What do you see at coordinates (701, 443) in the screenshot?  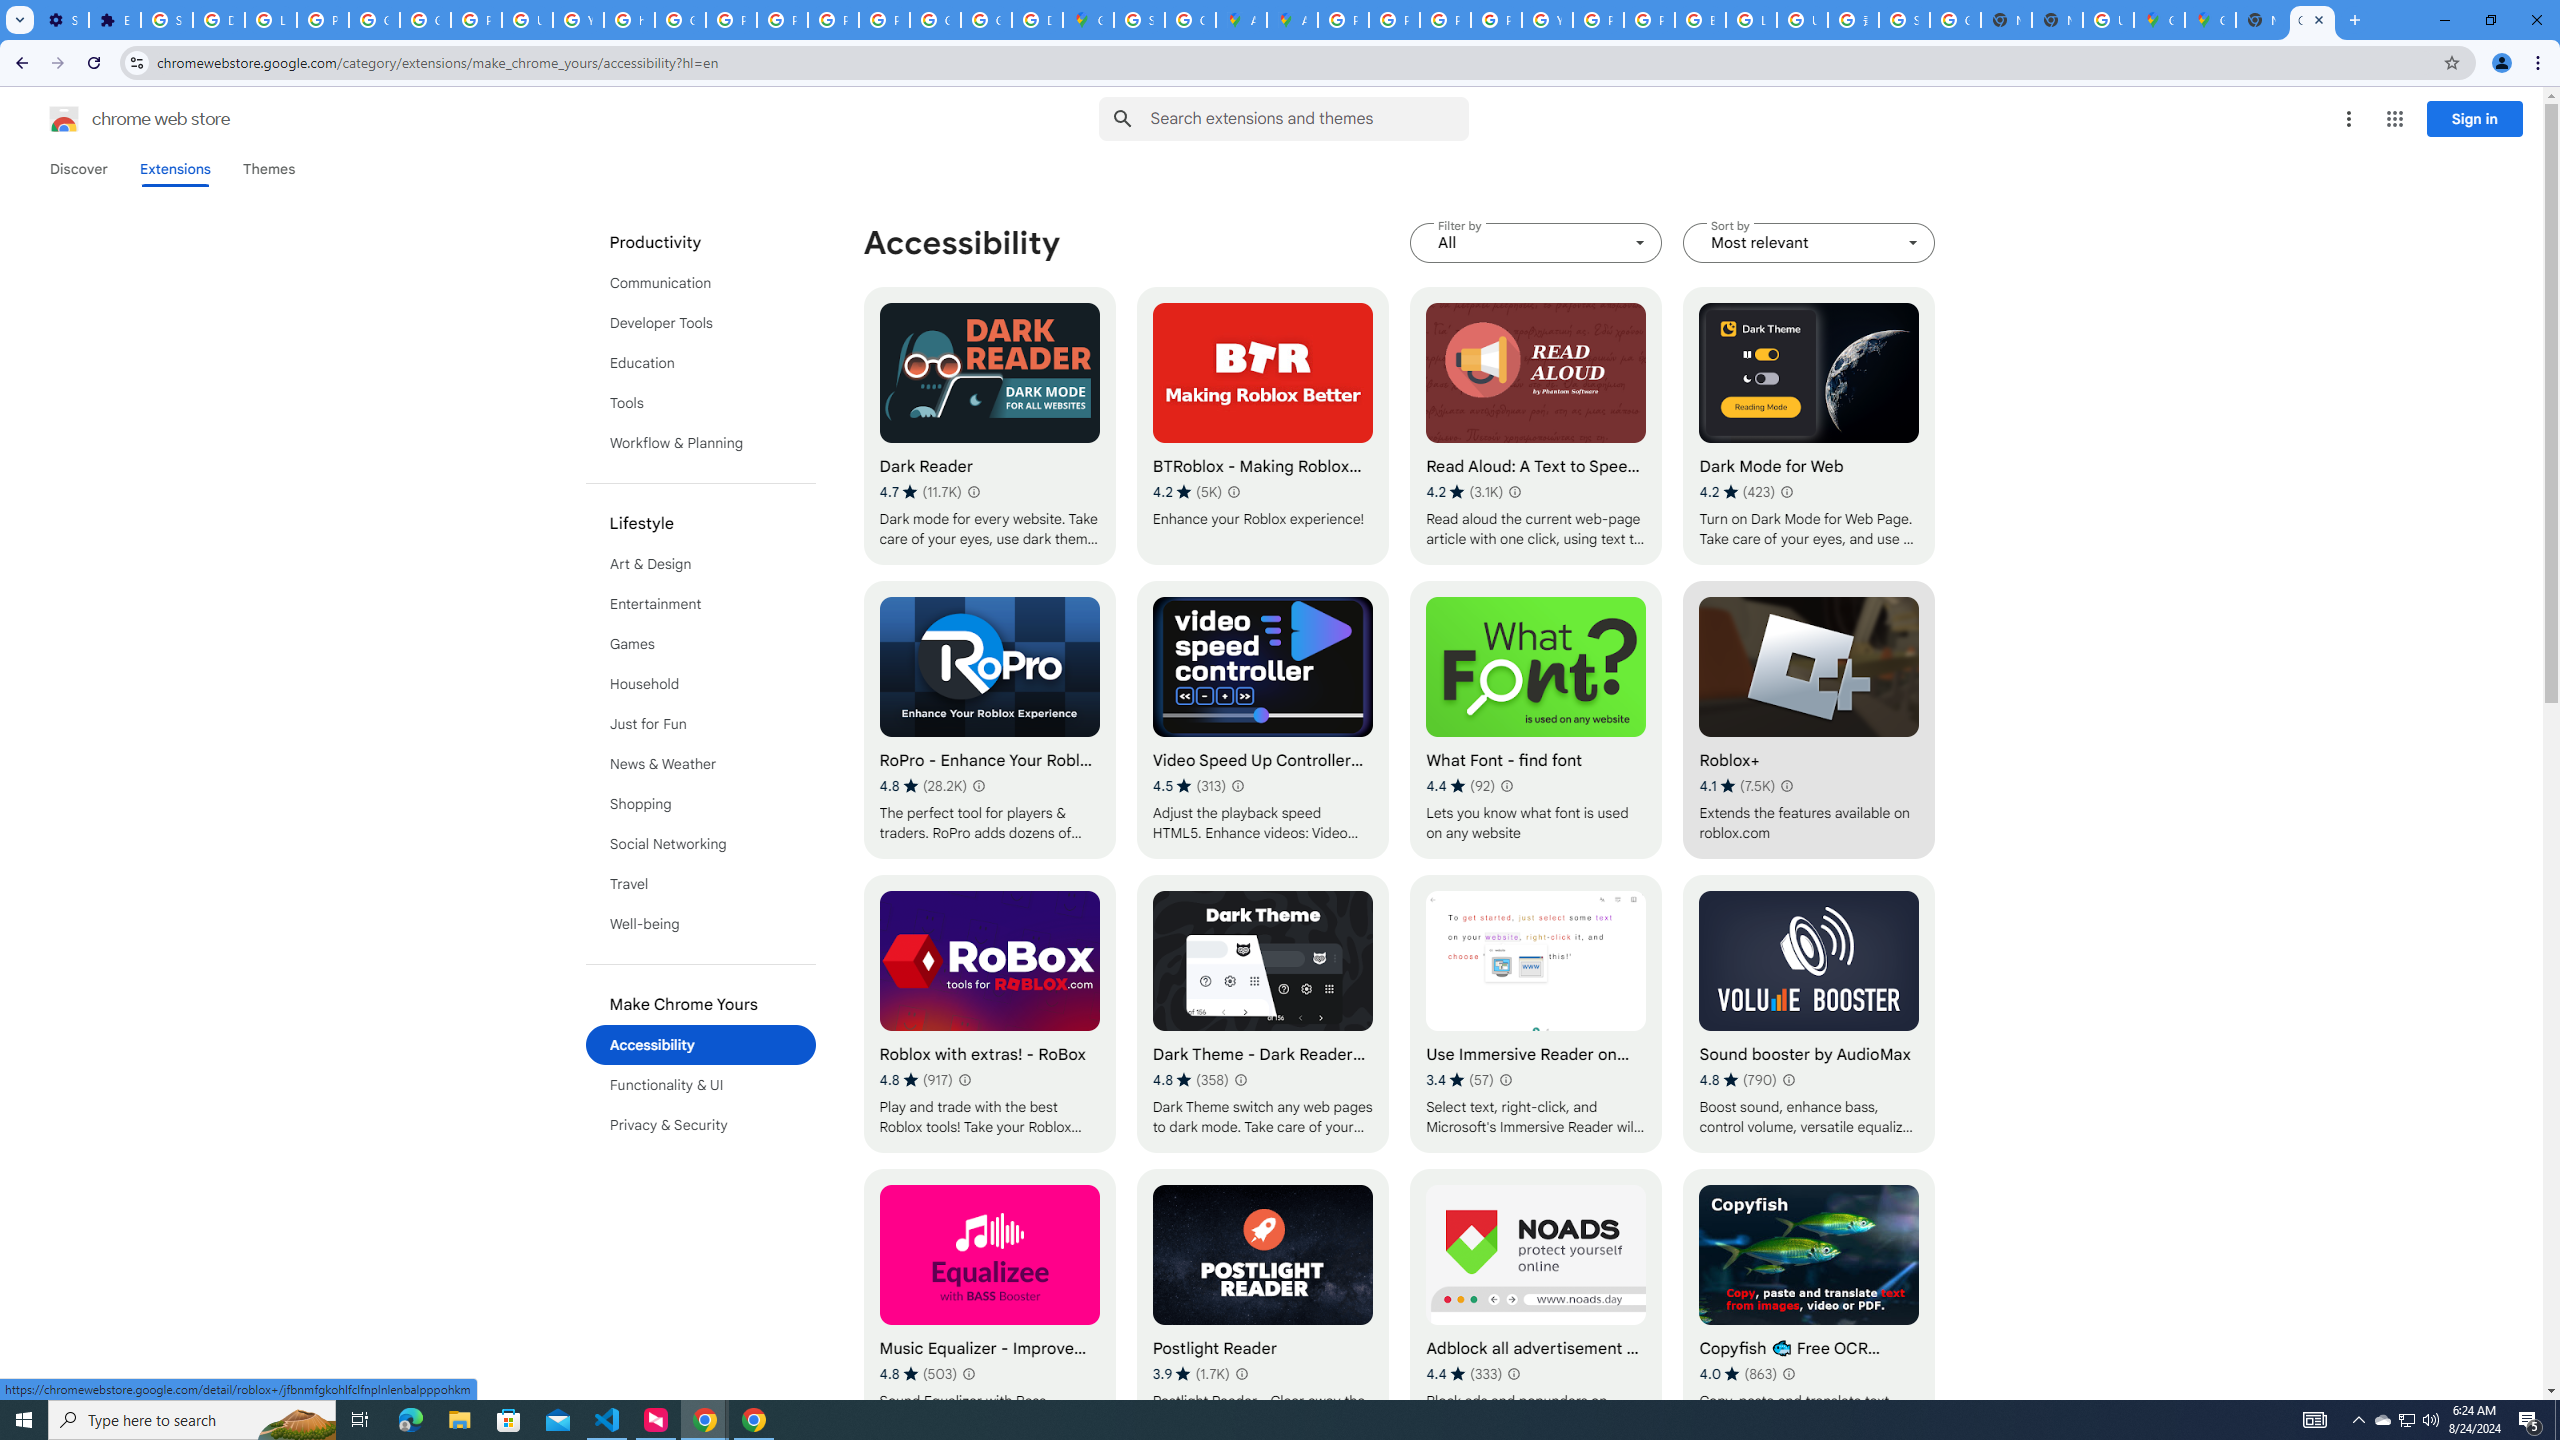 I see `'Workflow & Planning'` at bounding box center [701, 443].